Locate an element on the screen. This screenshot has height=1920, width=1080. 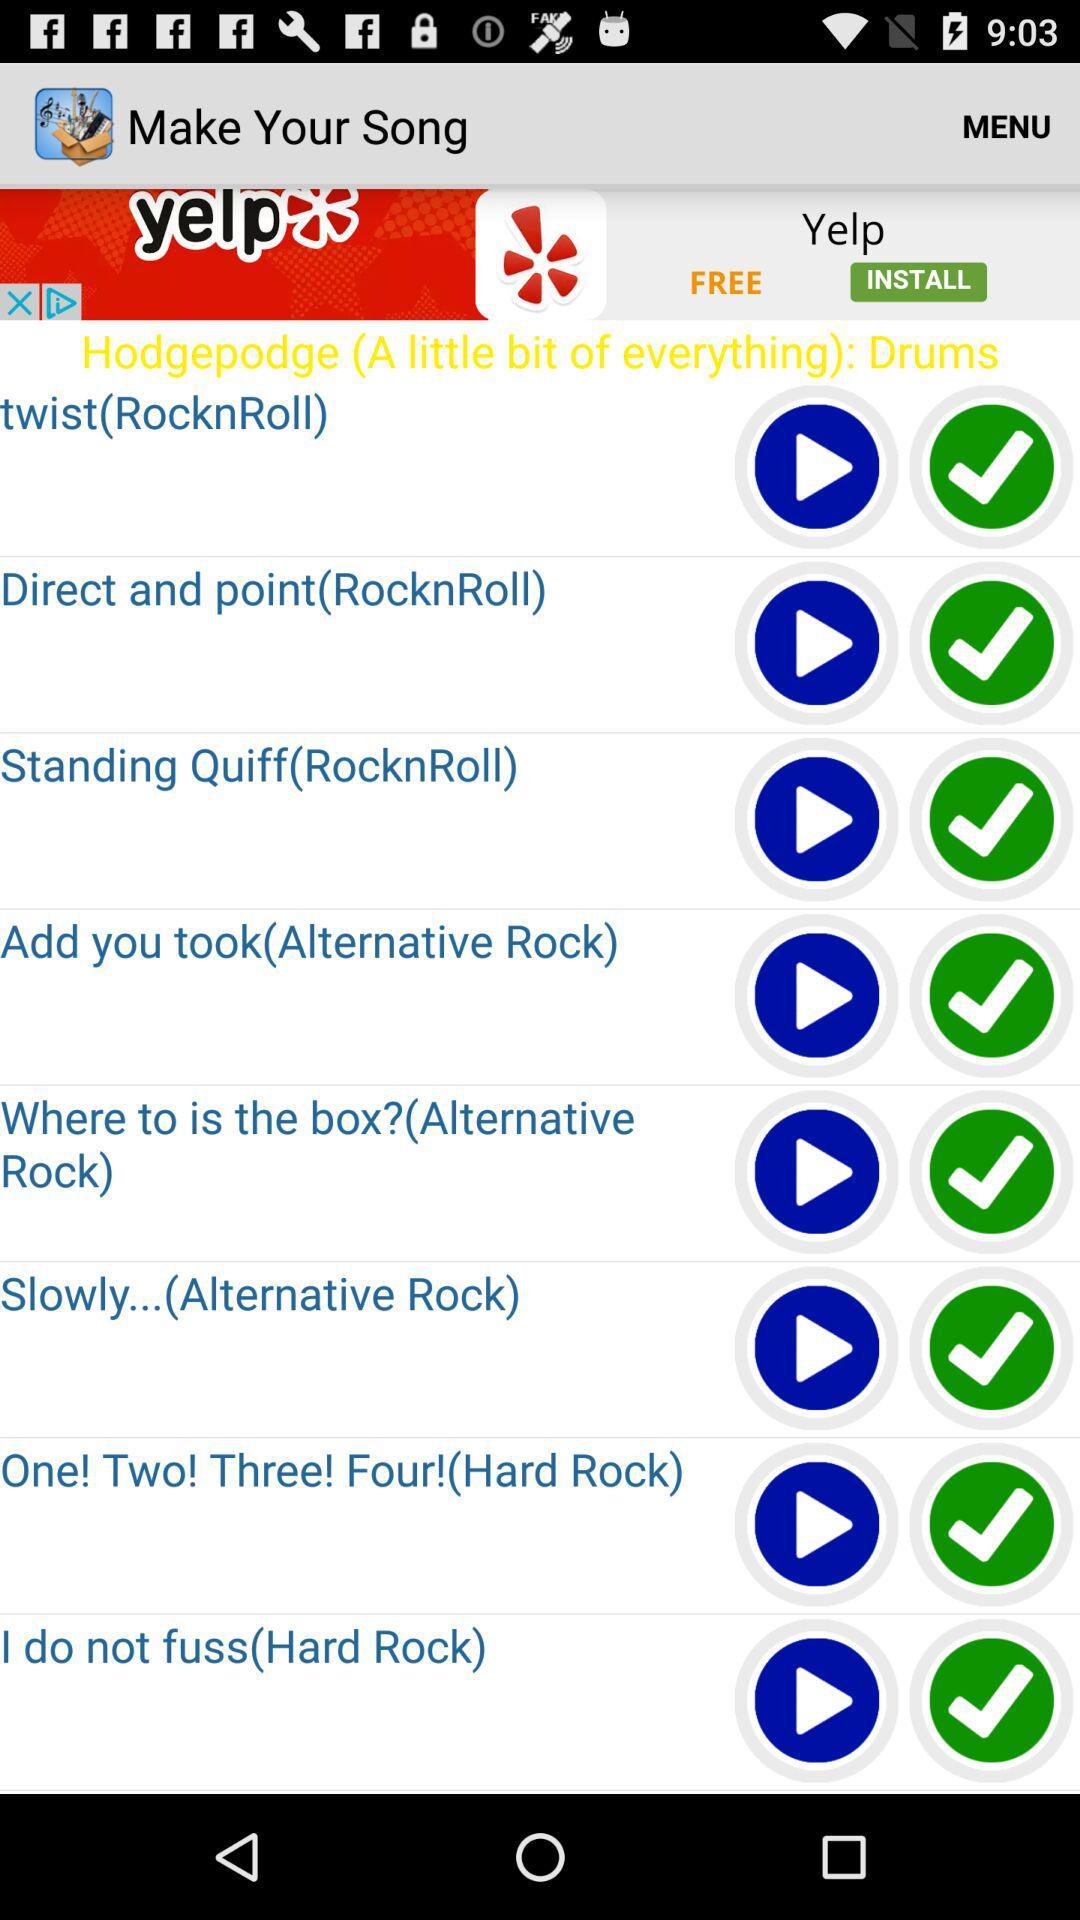
the music are reduce tension is located at coordinates (992, 1349).